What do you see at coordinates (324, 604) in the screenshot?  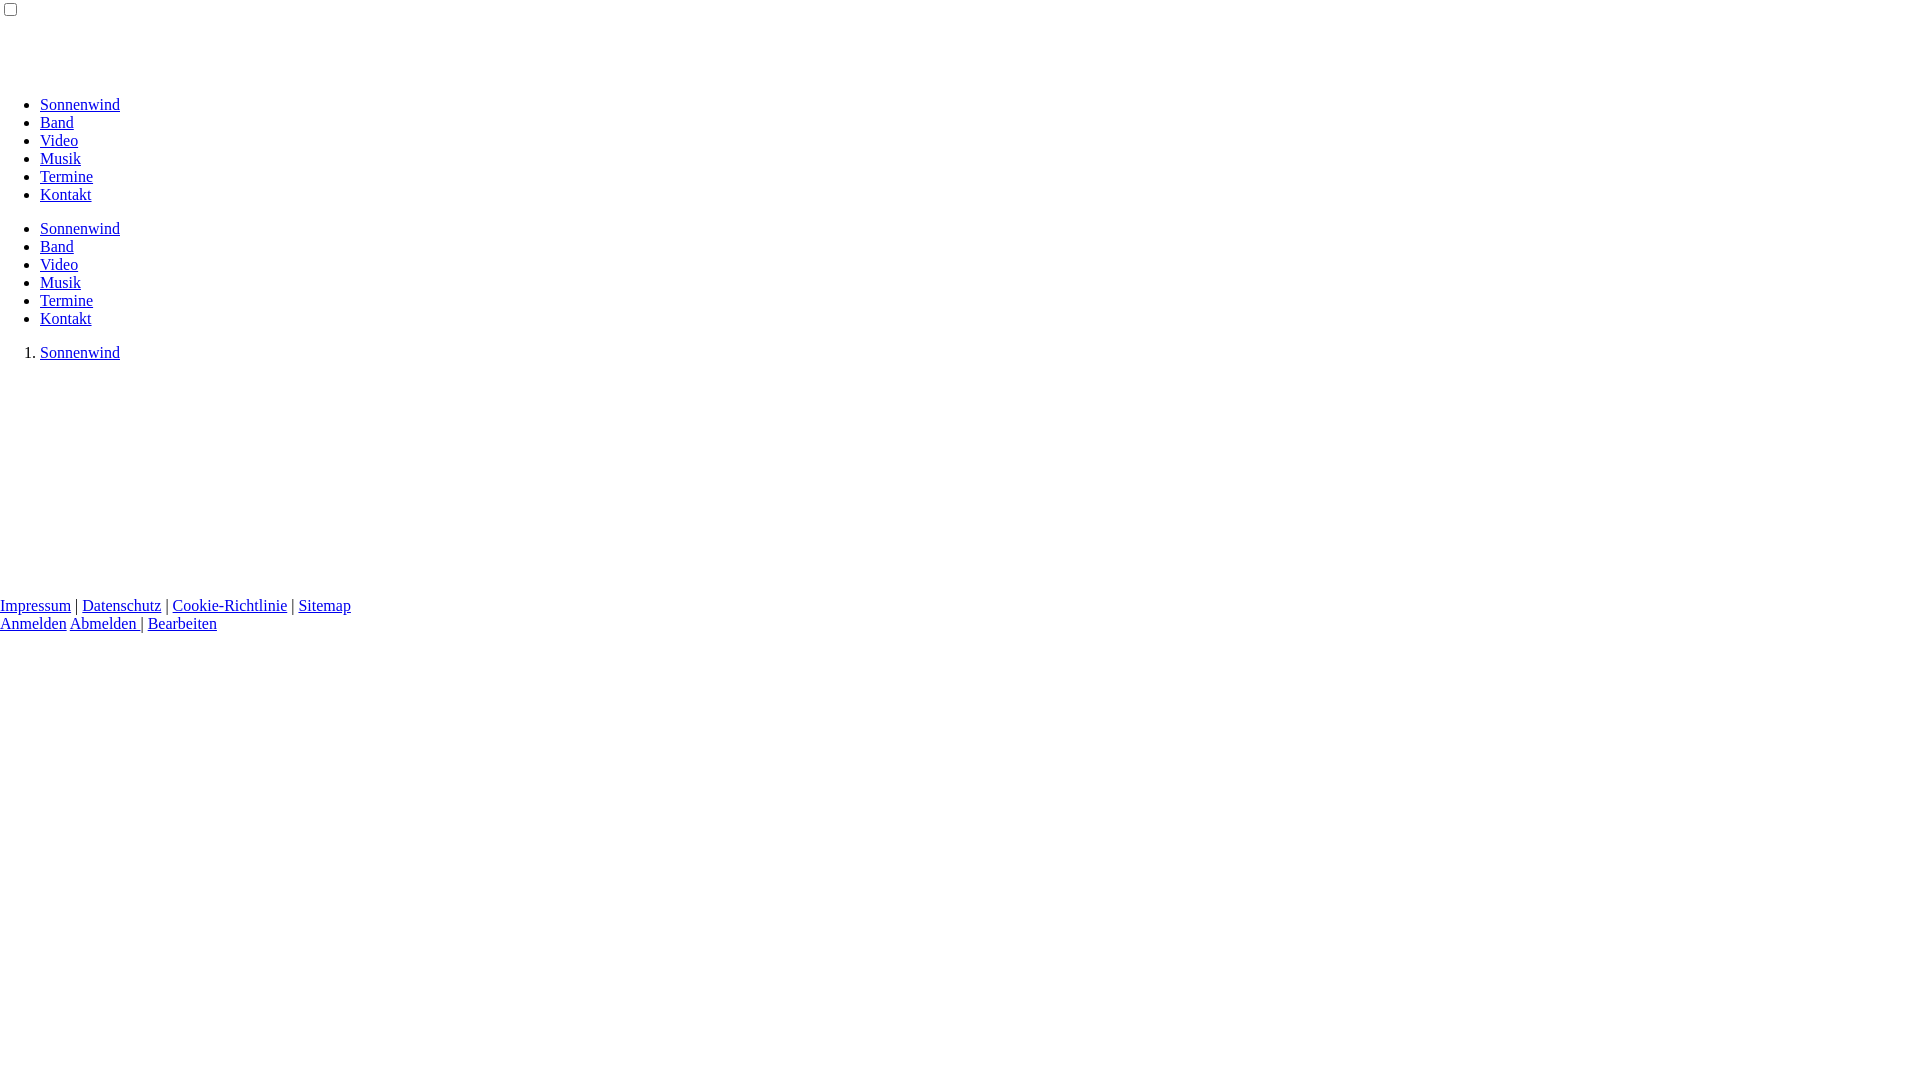 I see `'Sitemap'` at bounding box center [324, 604].